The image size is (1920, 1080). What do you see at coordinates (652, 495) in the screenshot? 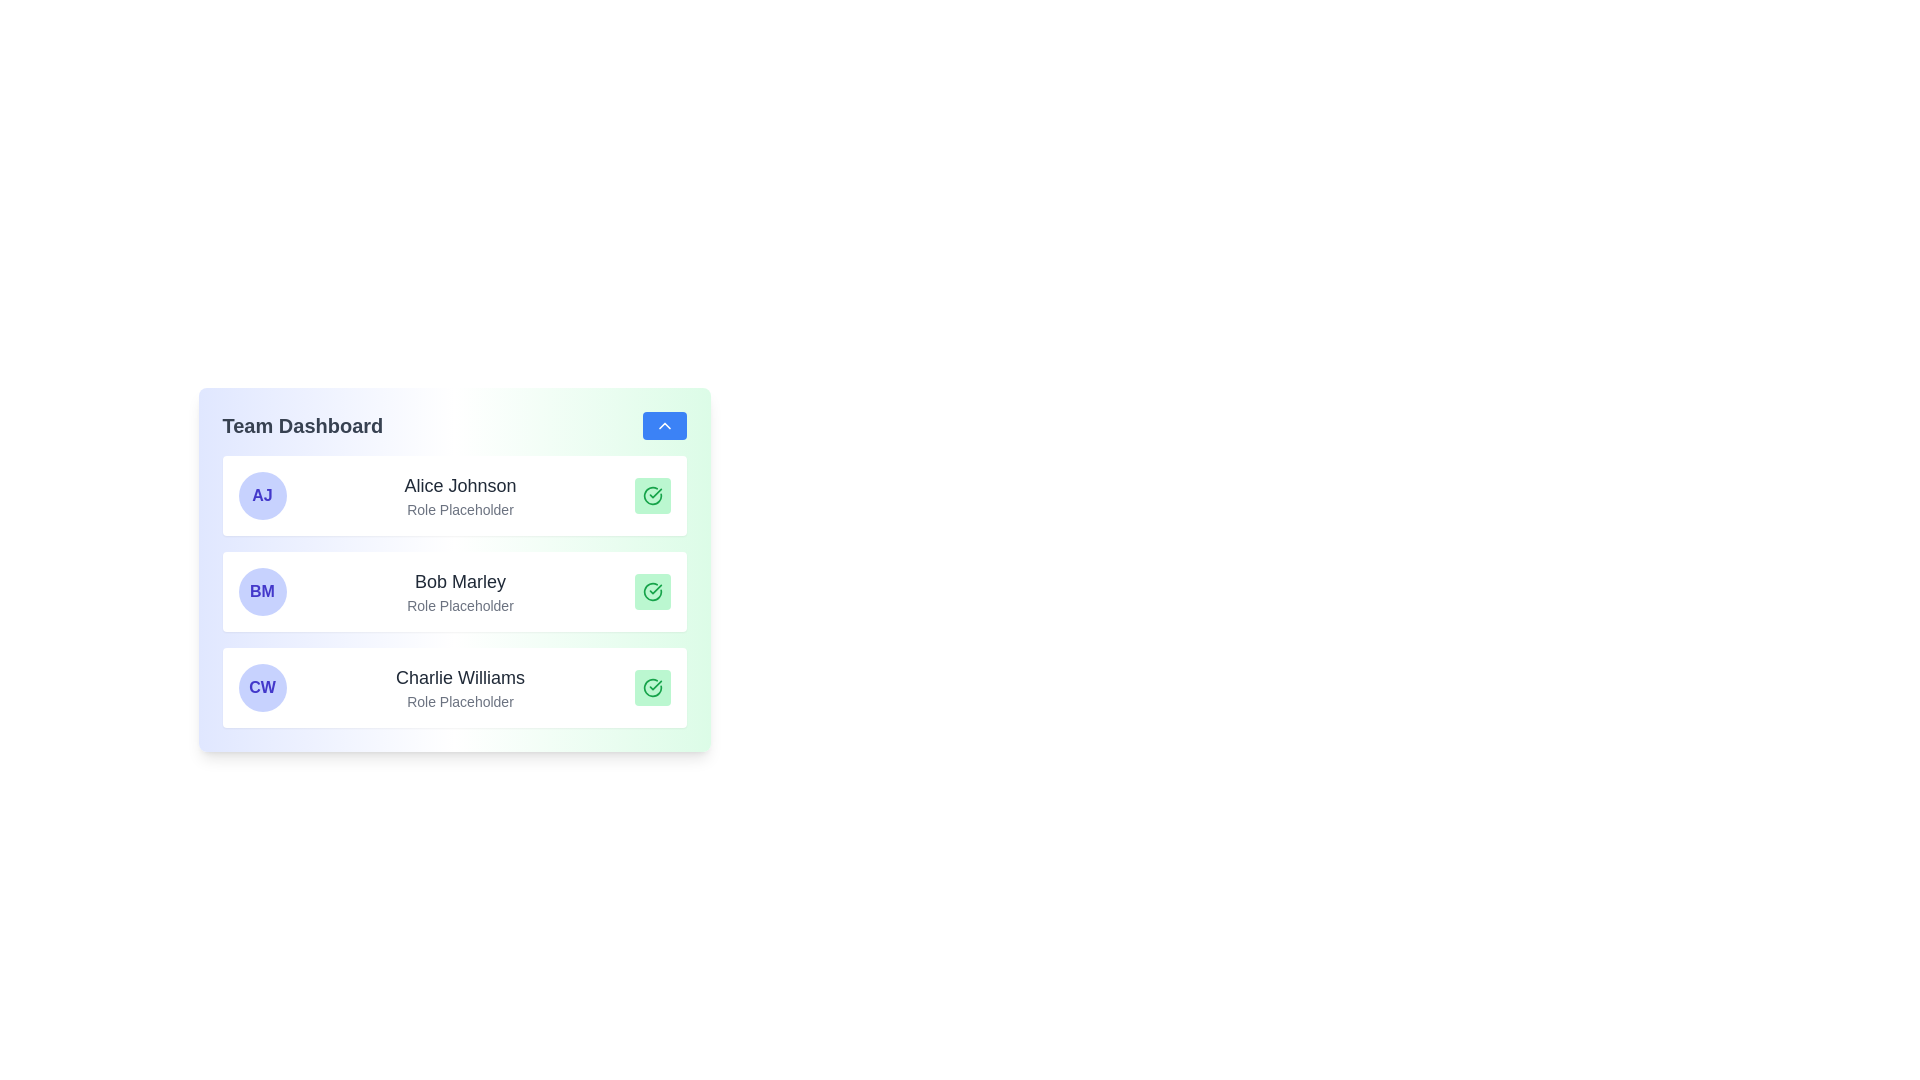
I see `the status icon with a green background and rounded corners in the first row of the list, adjacent to 'Alice Johnson, Role Placeholder'` at bounding box center [652, 495].